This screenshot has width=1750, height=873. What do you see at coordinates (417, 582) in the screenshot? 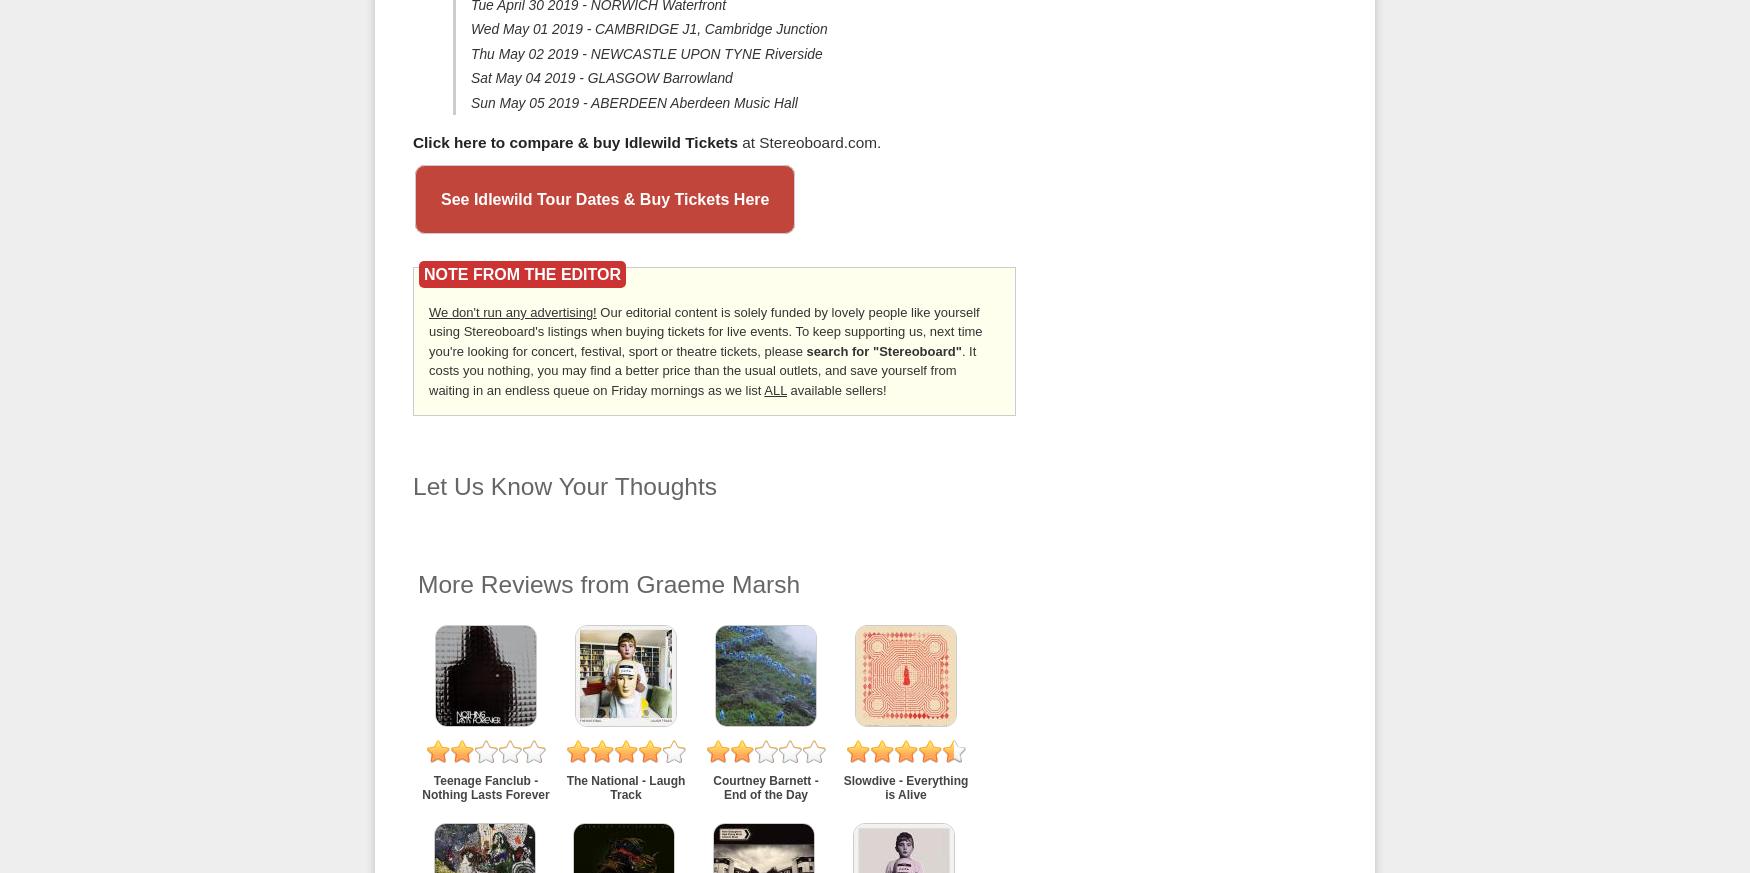
I see `'More Reviews from Graeme Marsh'` at bounding box center [417, 582].